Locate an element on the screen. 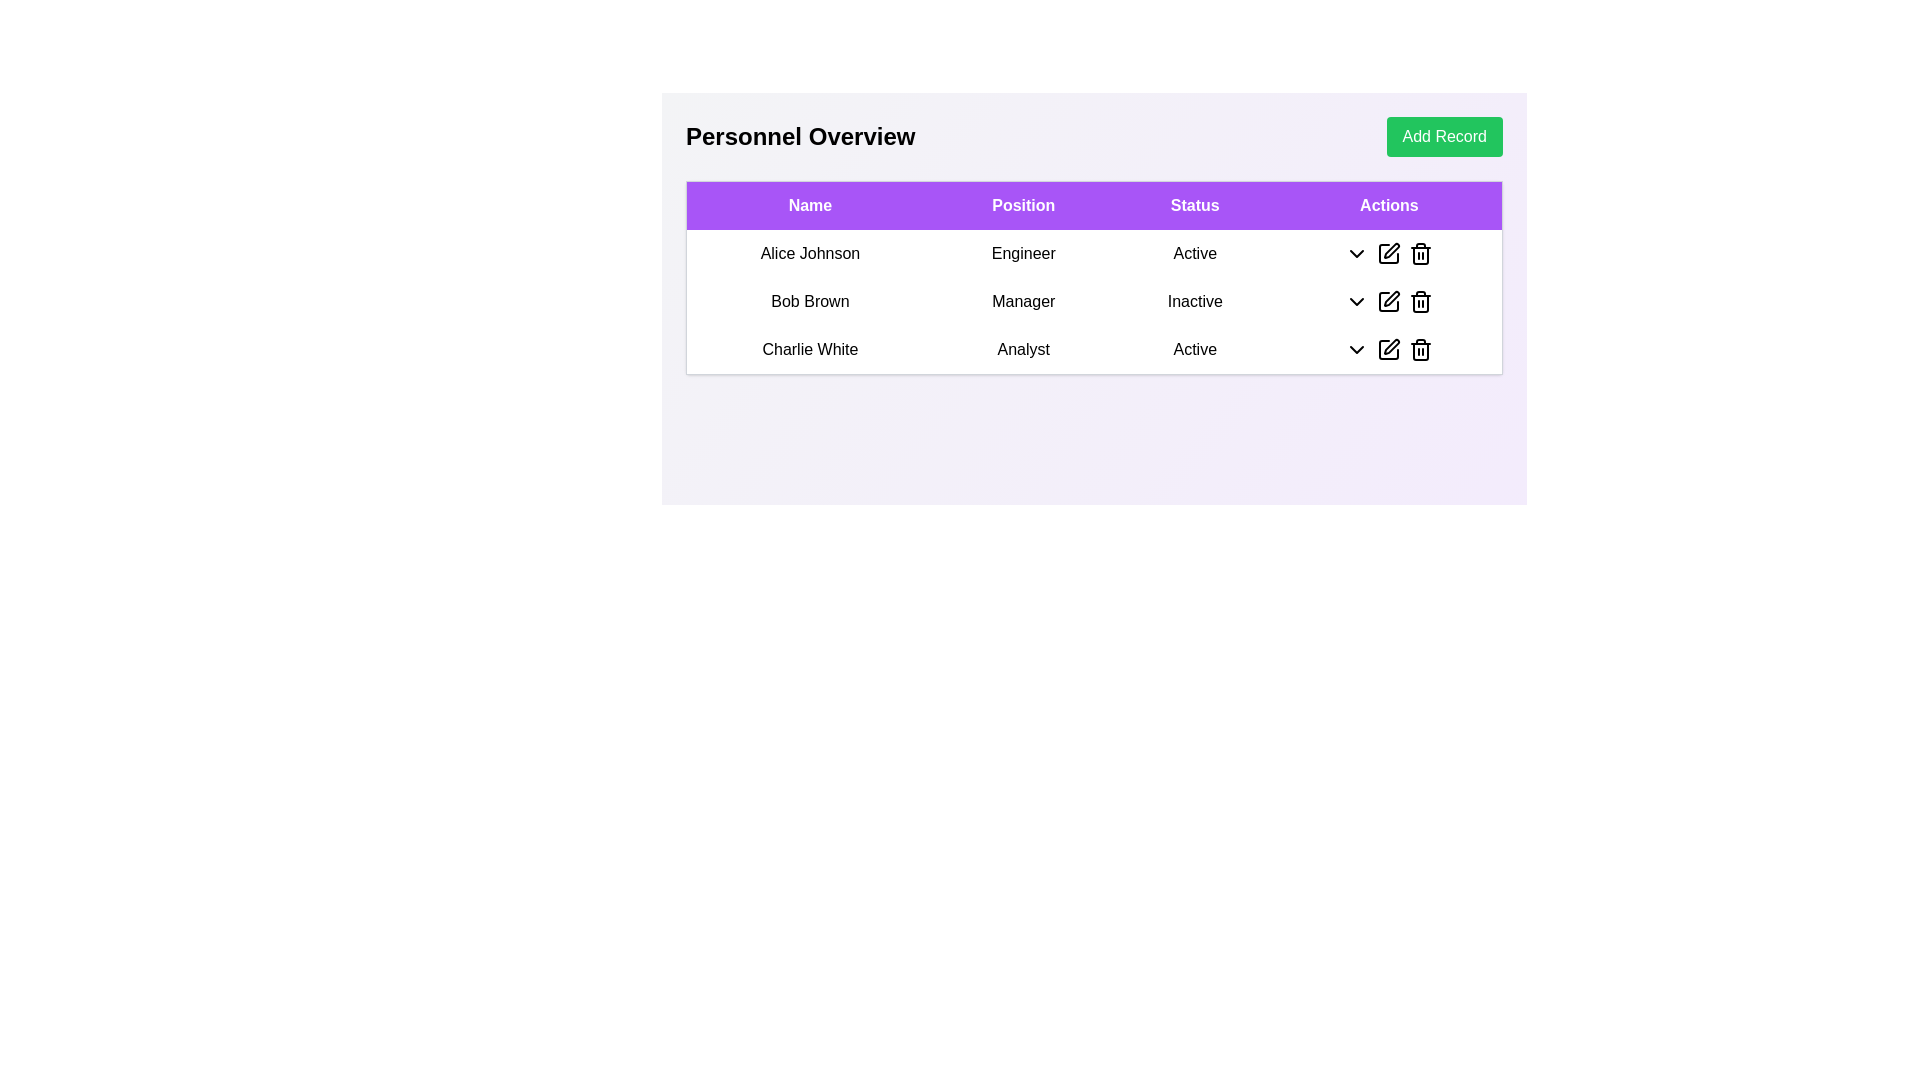 The height and width of the screenshot is (1080, 1920). the edit icon is located at coordinates (1391, 346).